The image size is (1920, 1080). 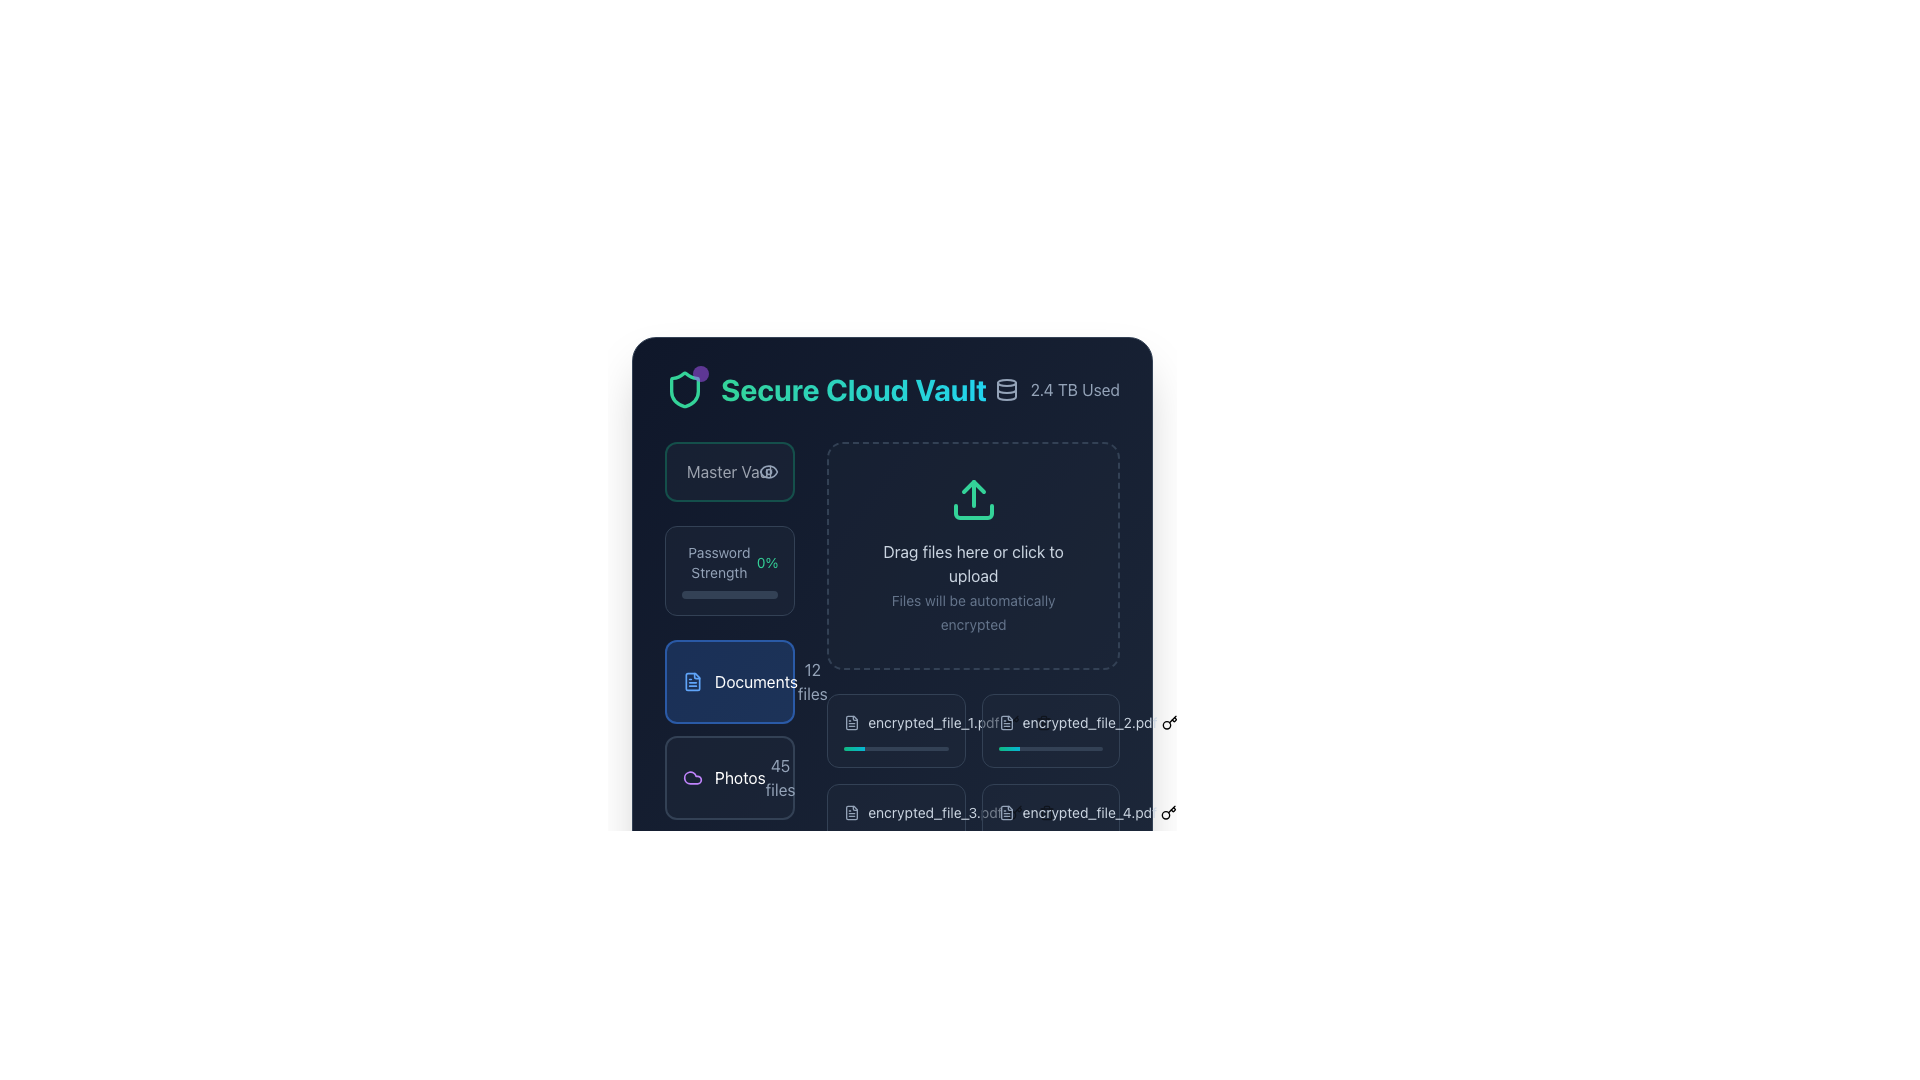 I want to click on the key icon located in the bottom-right corner of the interface, adjacent to the file named 'encrypted_file_4.pdf', so click(x=1169, y=813).